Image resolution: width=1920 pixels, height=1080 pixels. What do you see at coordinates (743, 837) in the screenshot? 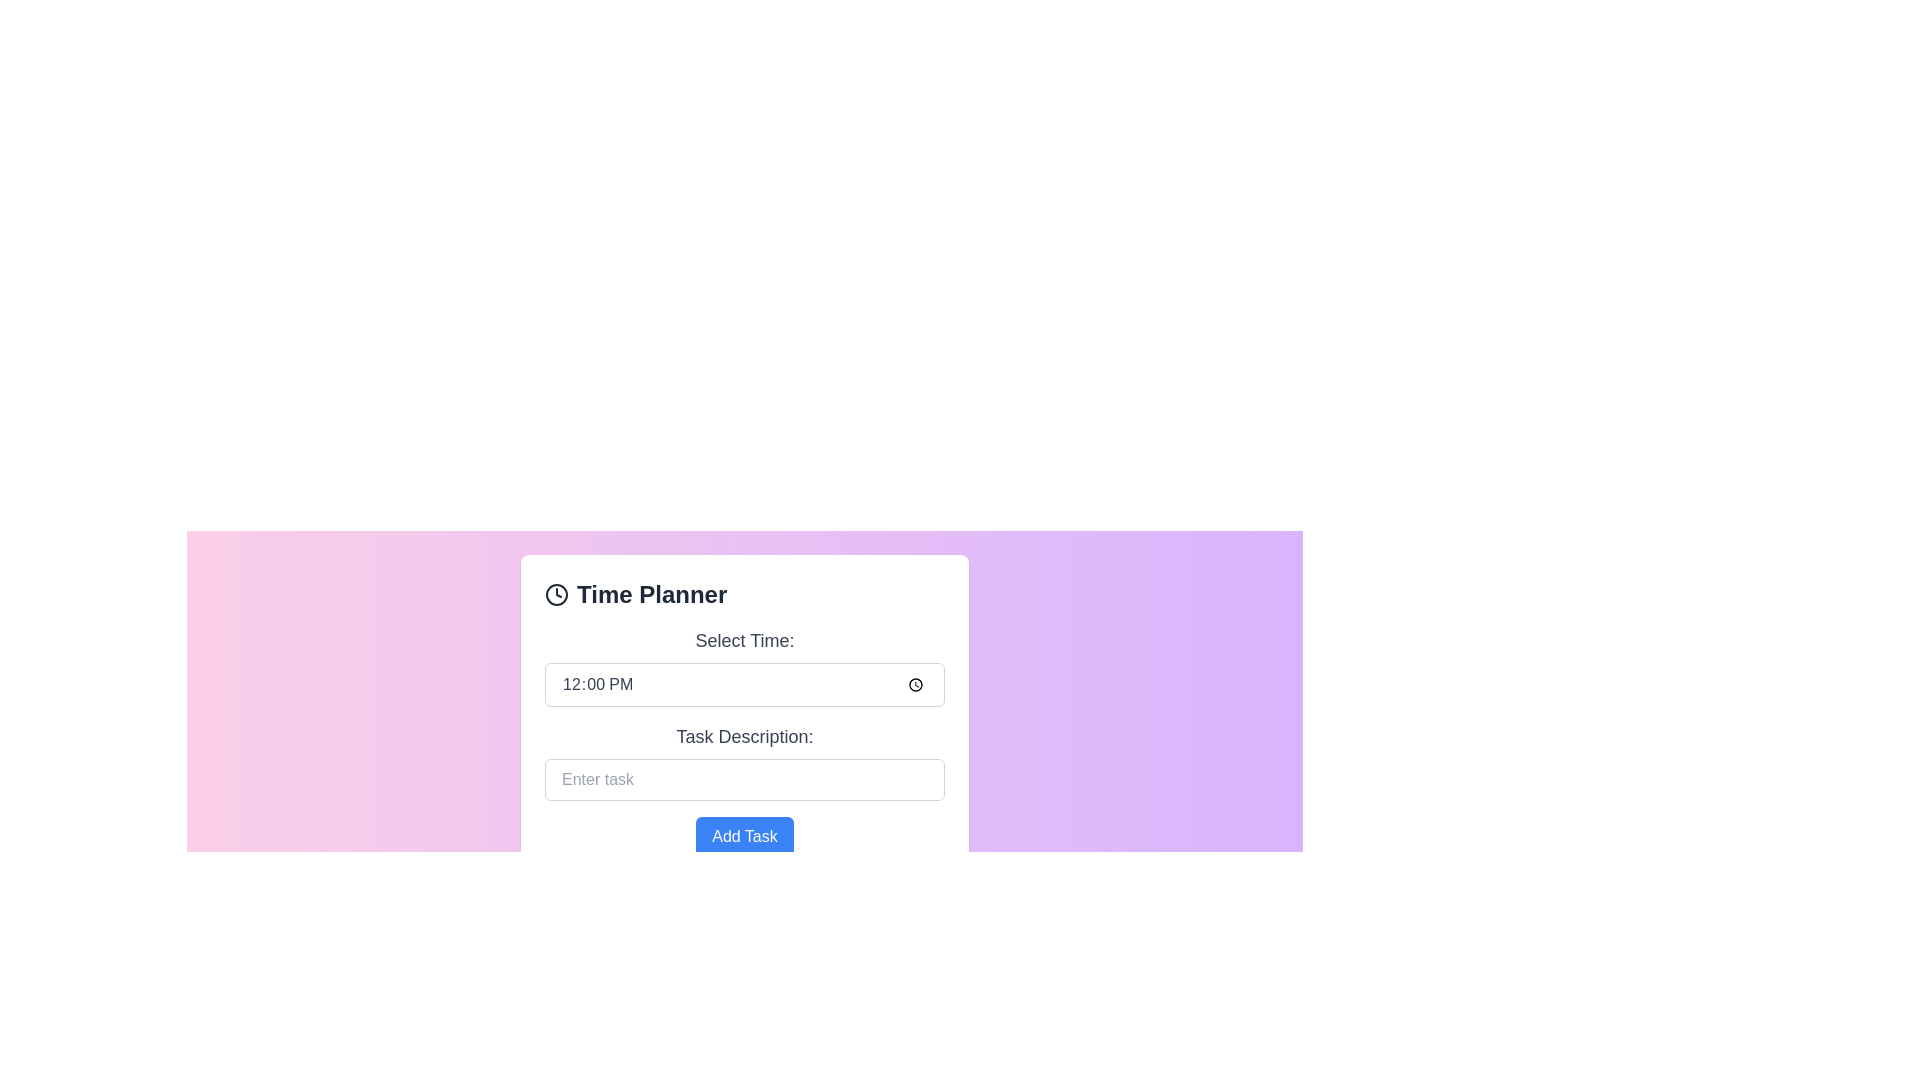
I see `the 'Add Task' button, which is a rectangular button with a blue background and white text located at the bottom center of the form` at bounding box center [743, 837].